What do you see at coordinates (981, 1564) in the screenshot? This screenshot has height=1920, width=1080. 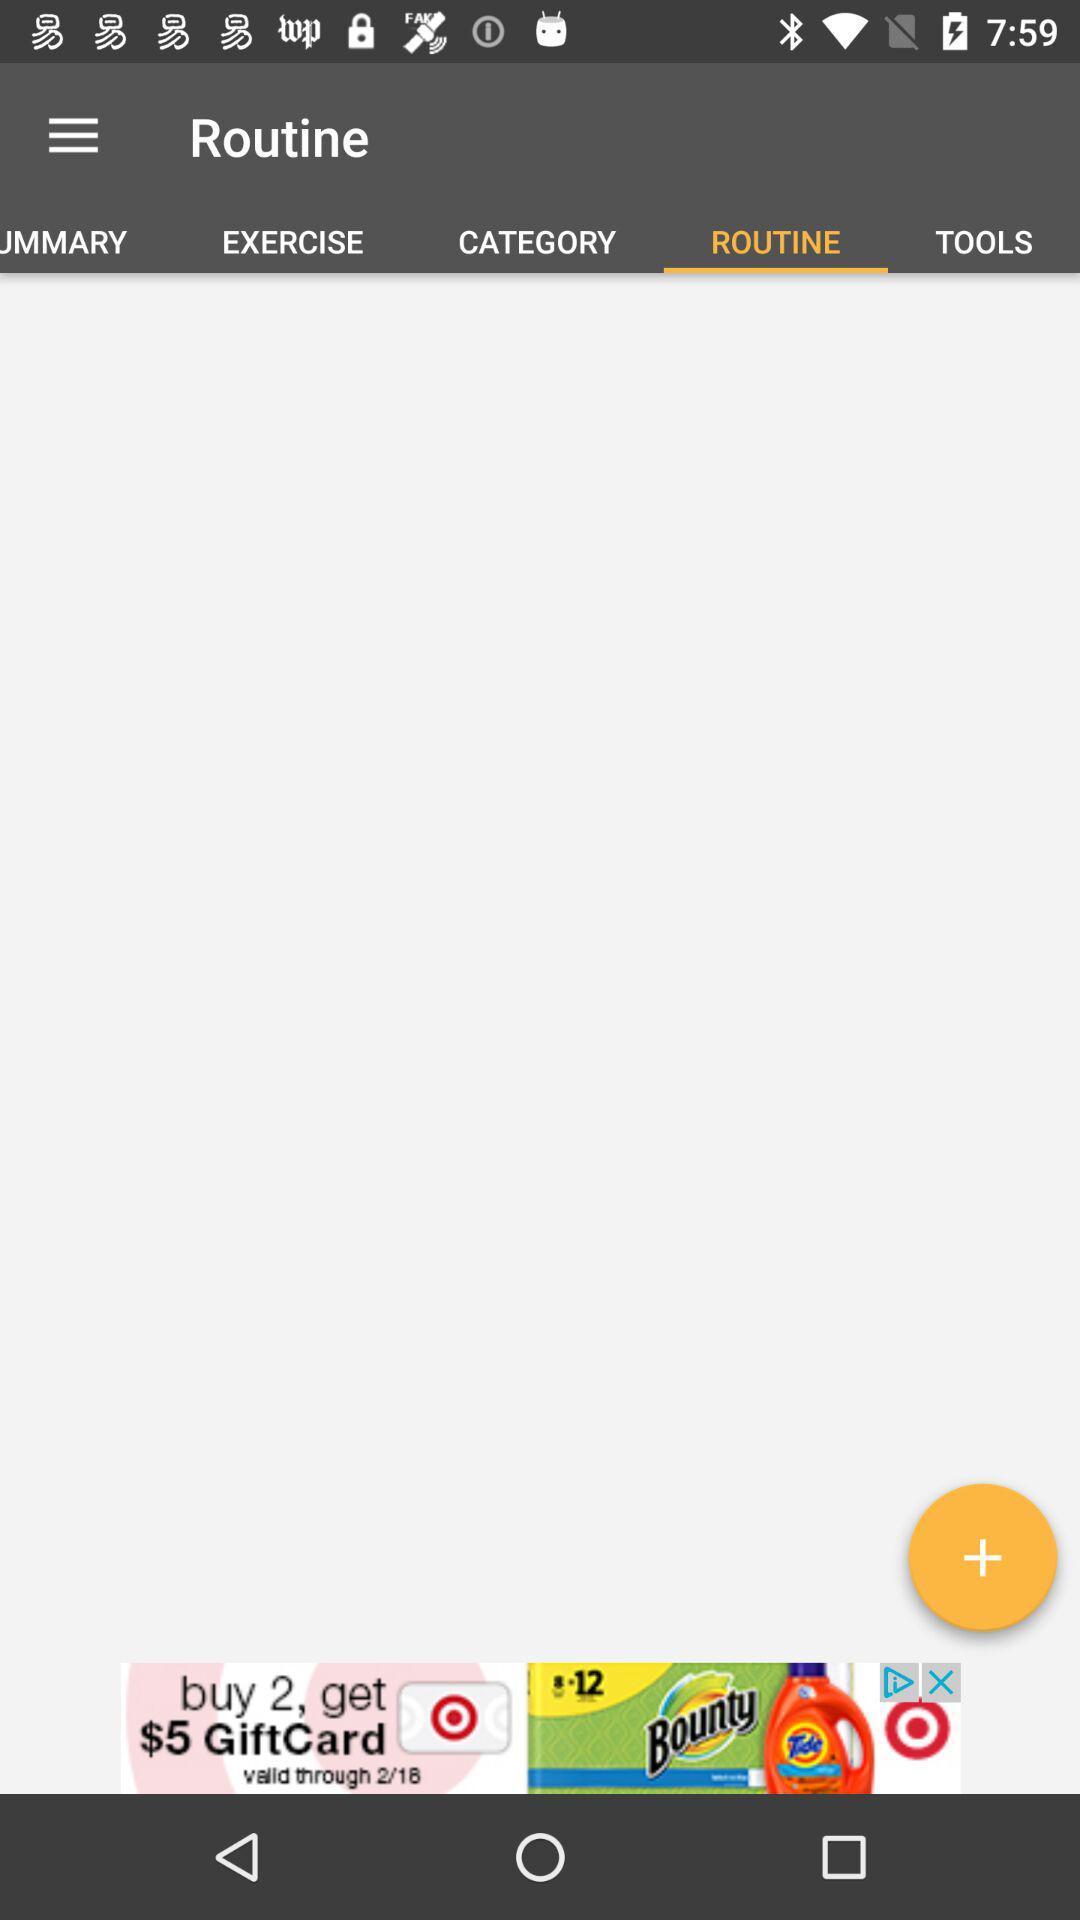 I see `the add icon` at bounding box center [981, 1564].